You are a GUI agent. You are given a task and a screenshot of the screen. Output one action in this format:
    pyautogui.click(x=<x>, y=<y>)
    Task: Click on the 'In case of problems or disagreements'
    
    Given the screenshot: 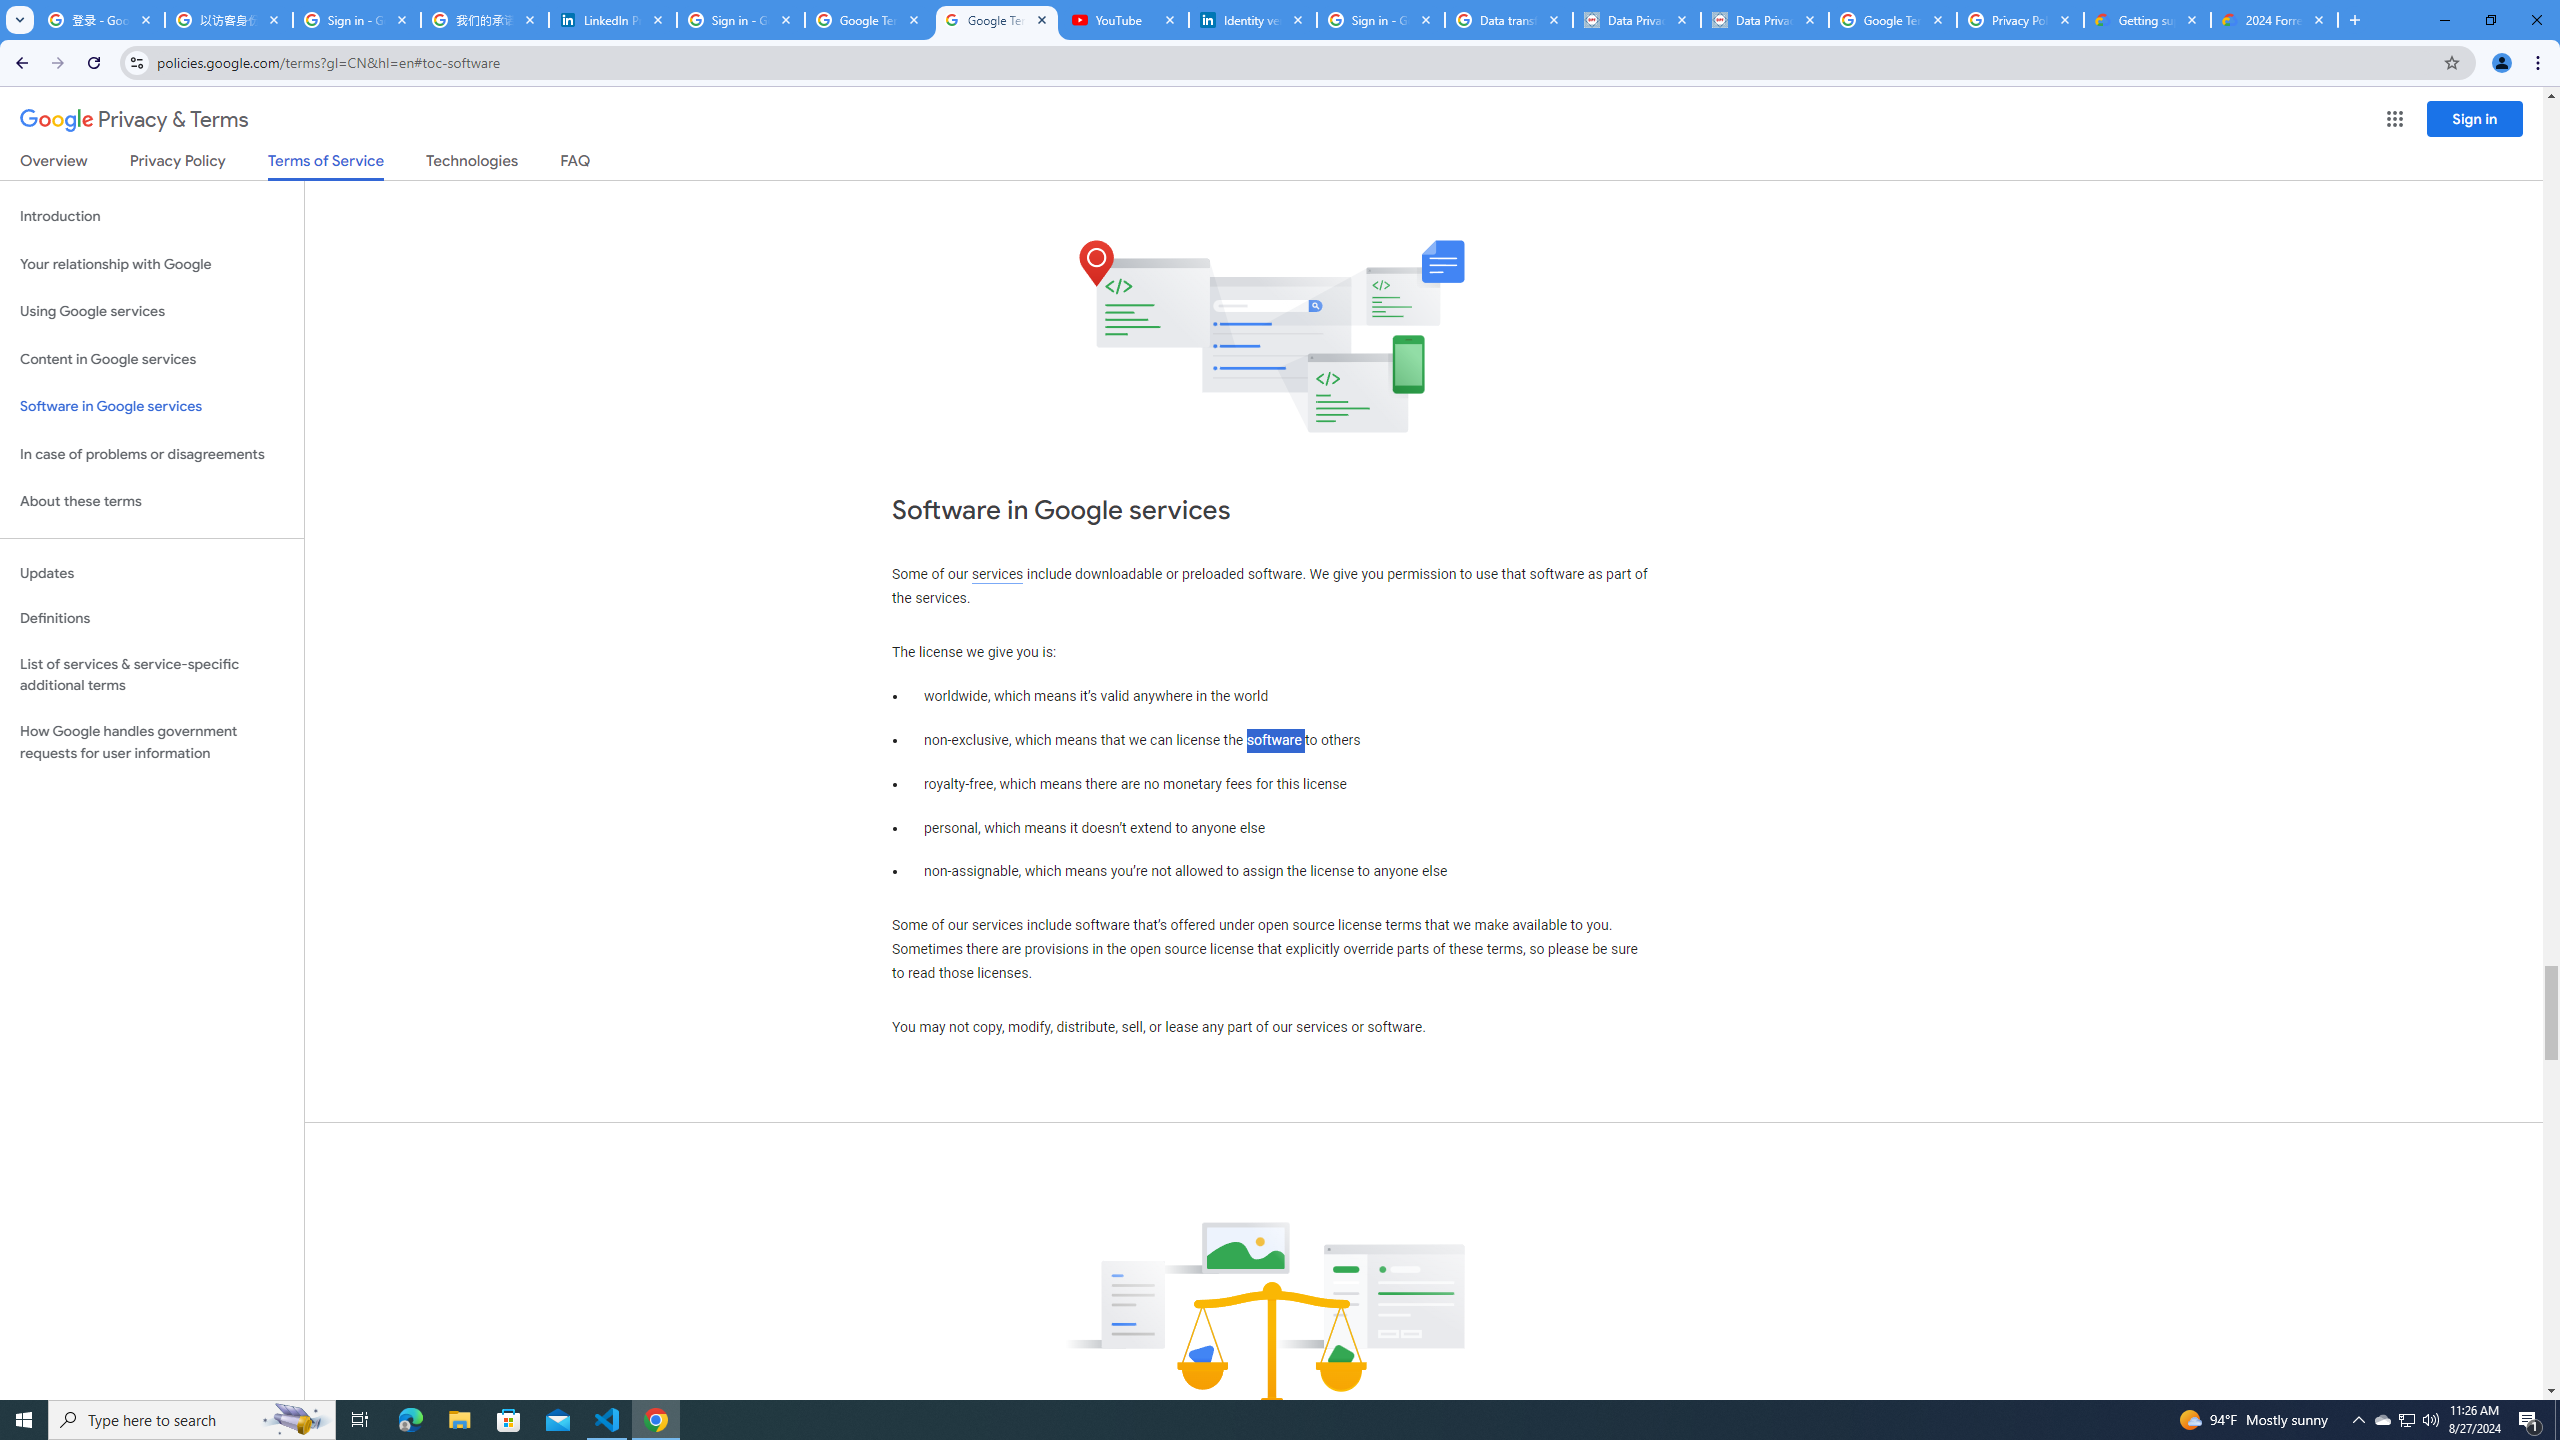 What is the action you would take?
    pyautogui.click(x=151, y=455)
    